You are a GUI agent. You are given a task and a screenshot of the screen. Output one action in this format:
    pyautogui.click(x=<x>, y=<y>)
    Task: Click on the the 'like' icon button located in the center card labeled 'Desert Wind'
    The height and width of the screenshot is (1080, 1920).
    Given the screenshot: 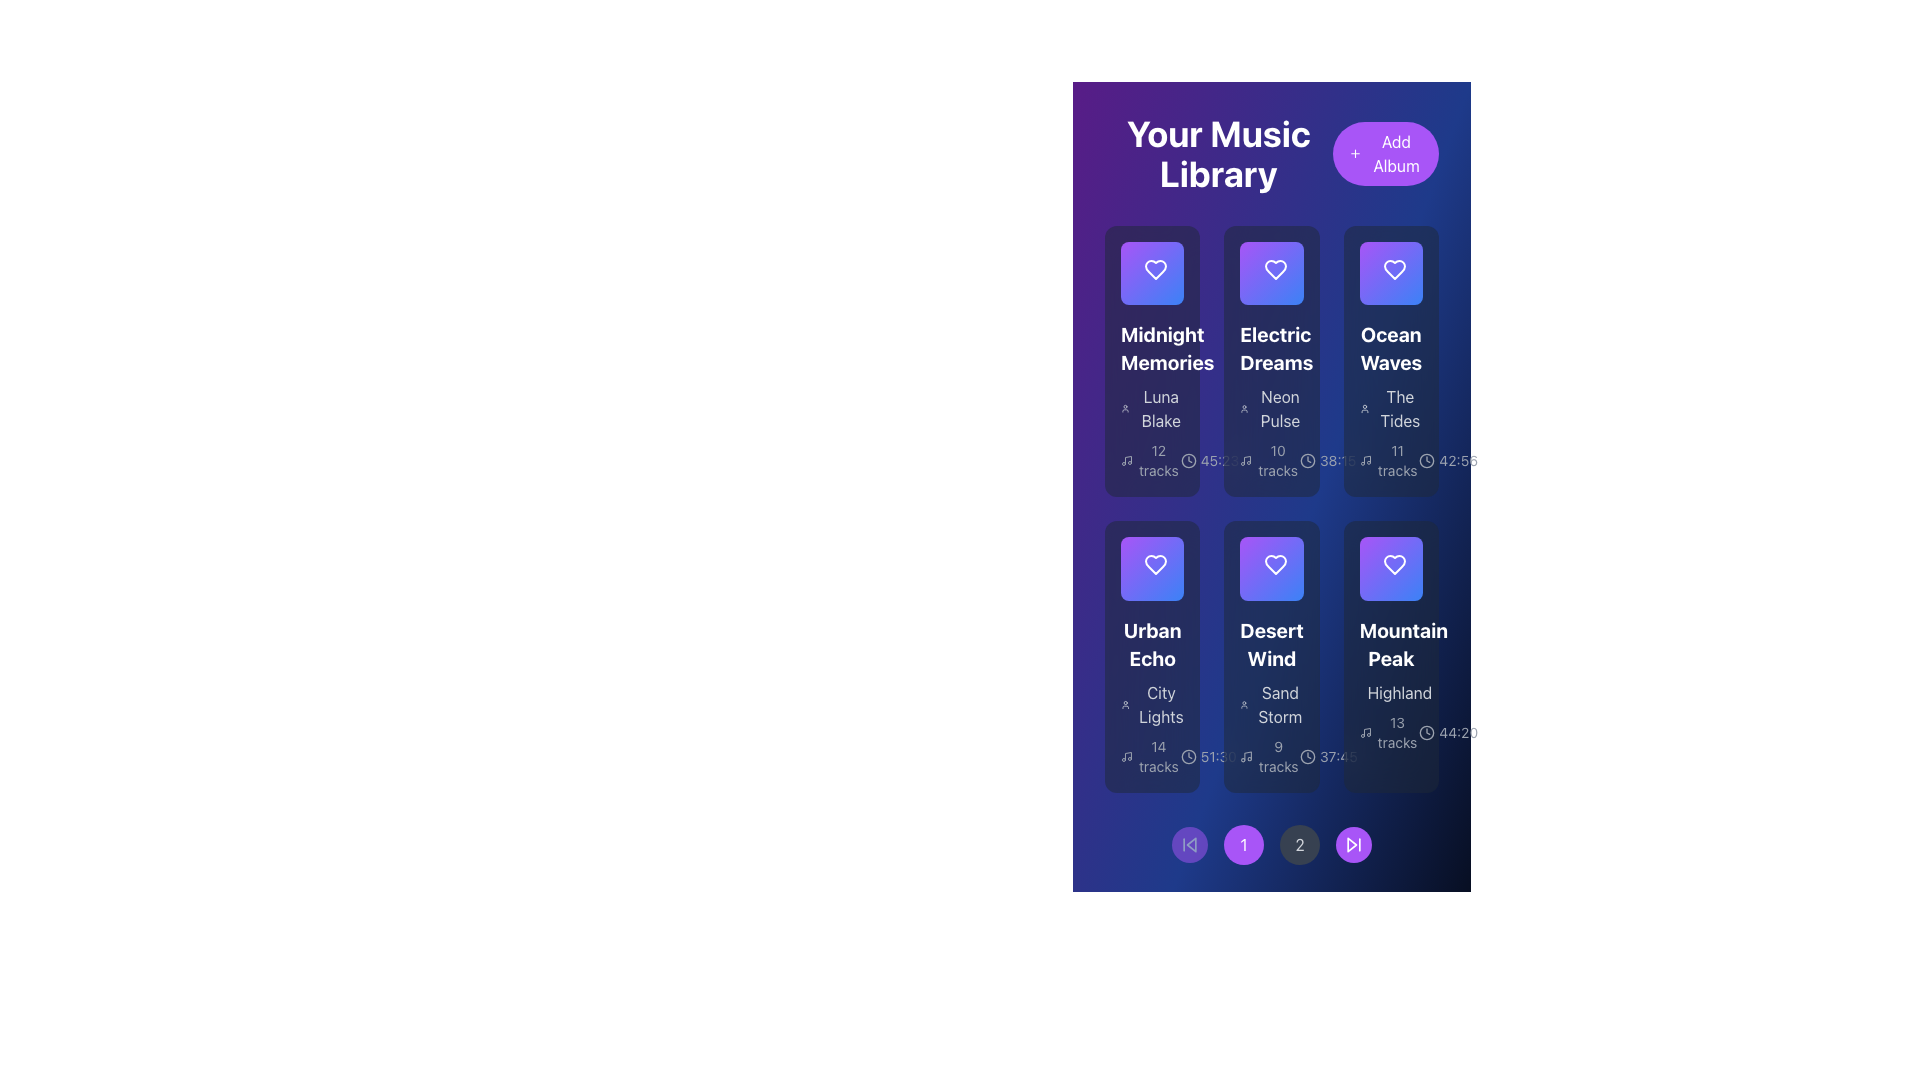 What is the action you would take?
    pyautogui.click(x=1274, y=565)
    